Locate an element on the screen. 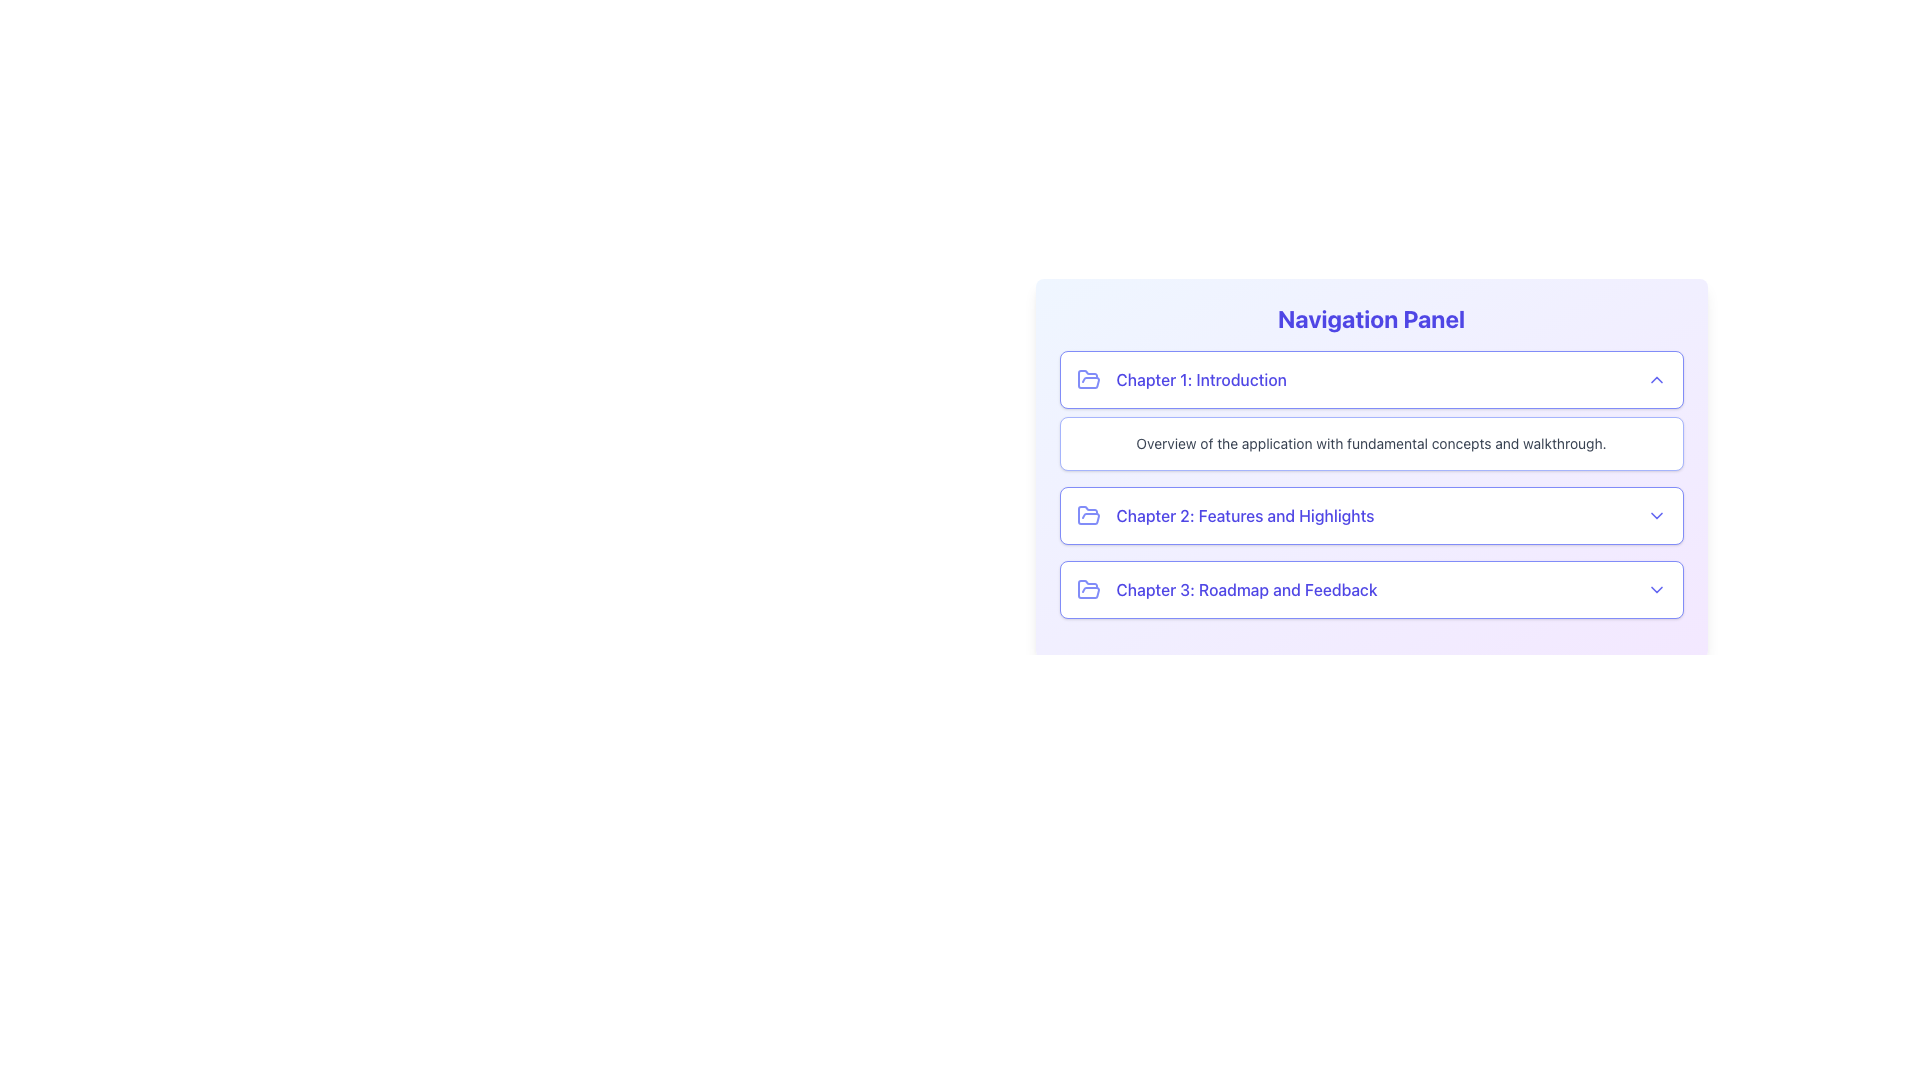  the Dropdown toggle icon located at the rightmost end of the row titled 'Chapter 3: Roadmap and Feedback' is located at coordinates (1656, 589).